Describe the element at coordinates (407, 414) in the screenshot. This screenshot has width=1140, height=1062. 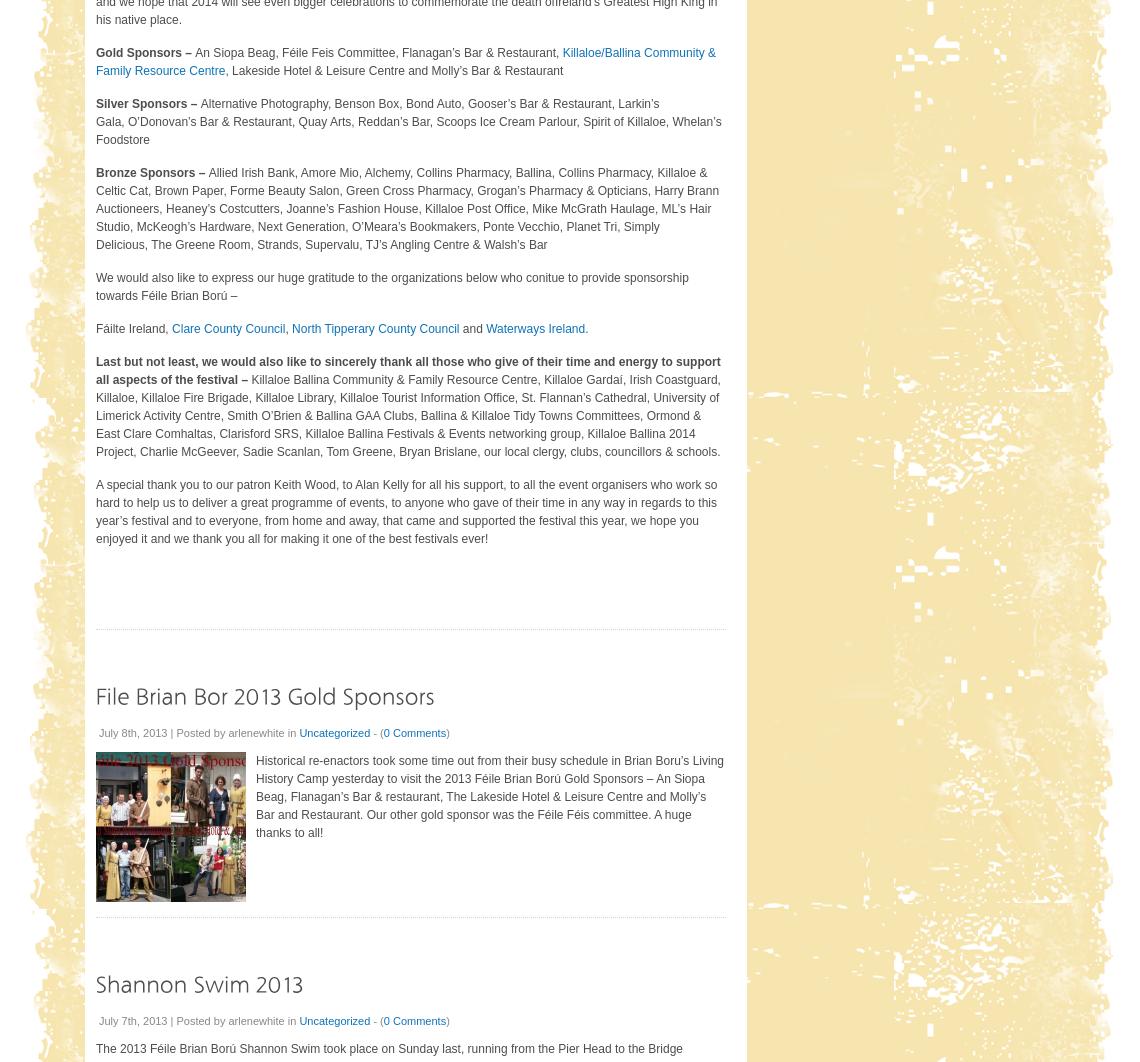
I see `'Killaloe Gardaí, Irish Coastguard, Killaloe, Killaloe Fire Brigade, Killaloe Library, Killaloe Tourist Information Office, St. Flannan’s Cathedral, University of Limerick Activity Centre, Smith O’Brien & Ballina GAA Clubs, Ballina & Killaloe Tidy Towns Committees, Ormond & East Clare Comhaltas, Clarisford SRS, Killaloe Ballina Festivals & Events networking group, Killaloe Ballina 2014 Project, Charlie McGeever, Sadie Scanlan, Tom Greene, Bryan Brislane, our local clergy, clubs, councillors & schools.'` at that location.